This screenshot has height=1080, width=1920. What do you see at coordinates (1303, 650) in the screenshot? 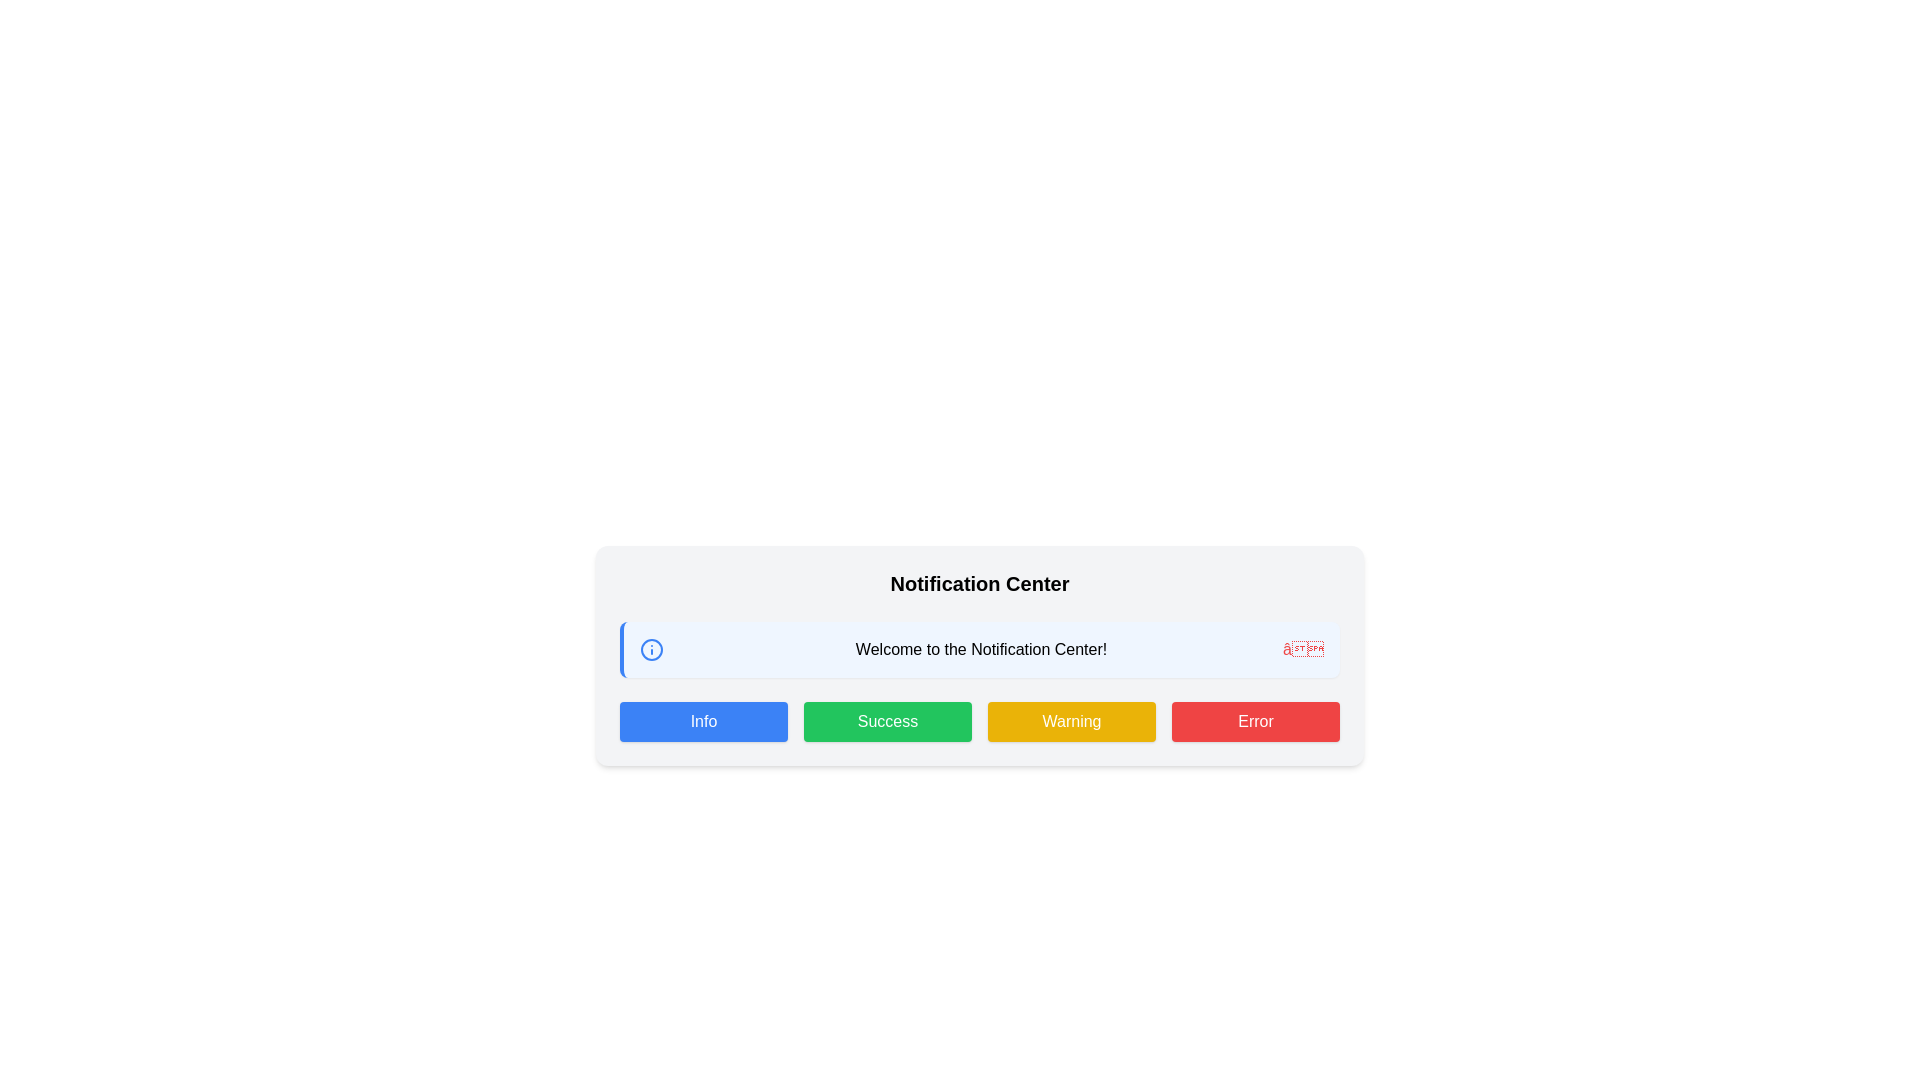
I see `the small red button with an 'X' symbol on the right end of the notification panel` at bounding box center [1303, 650].